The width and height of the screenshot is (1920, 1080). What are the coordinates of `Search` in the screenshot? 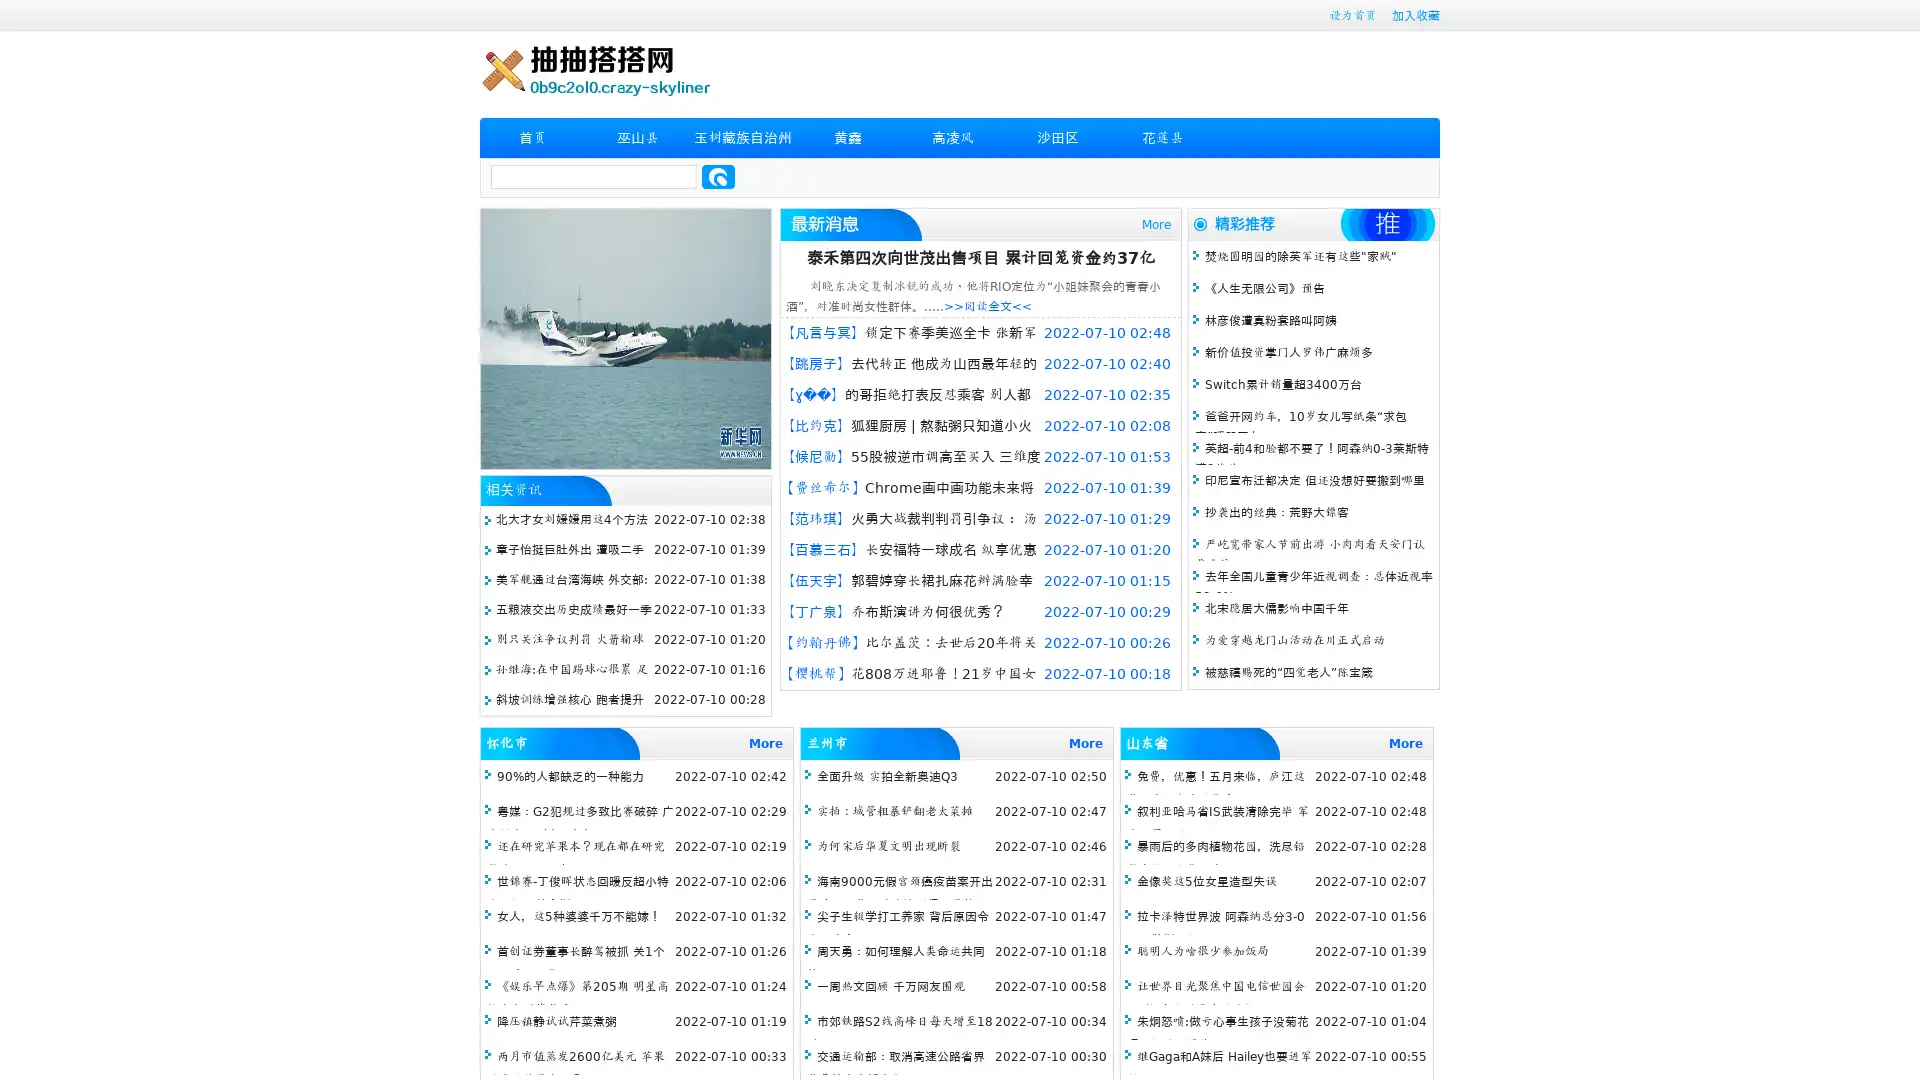 It's located at (718, 176).